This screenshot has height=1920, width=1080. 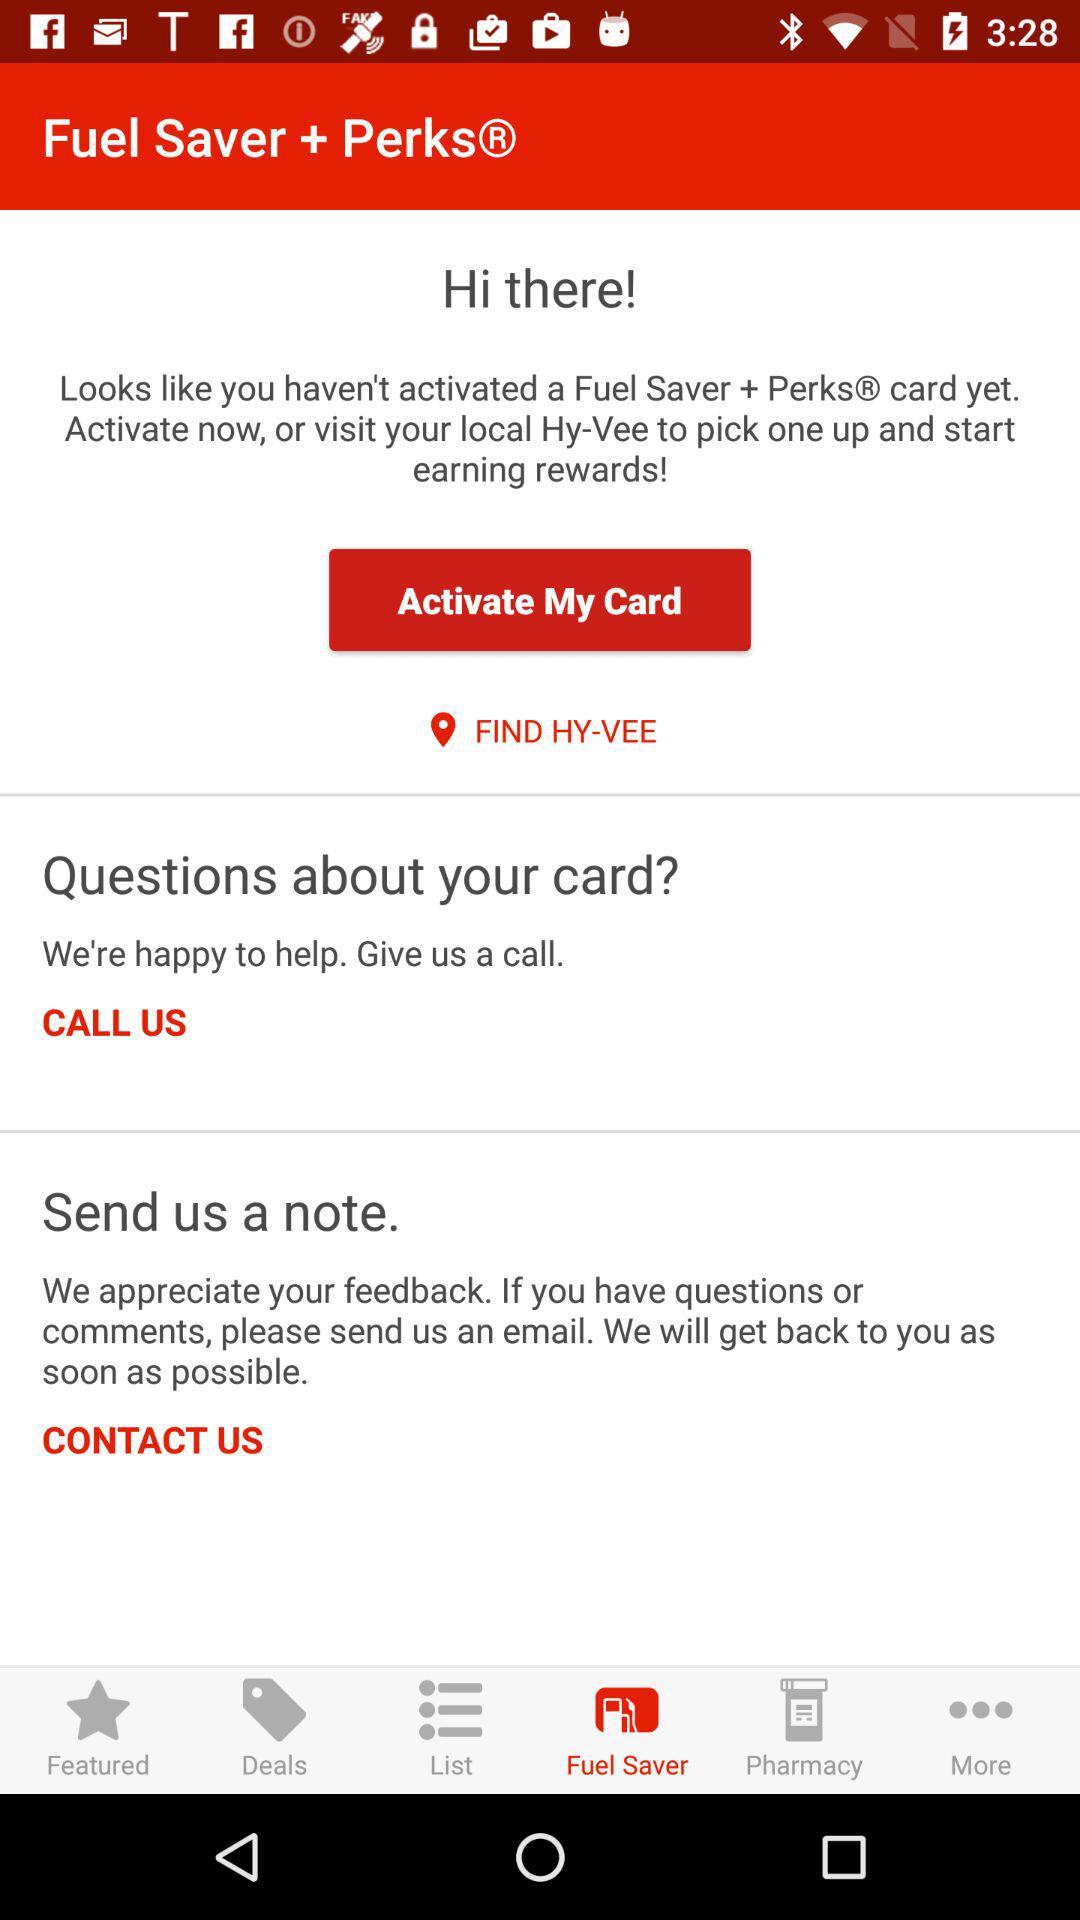 What do you see at coordinates (98, 1729) in the screenshot?
I see `featured item` at bounding box center [98, 1729].